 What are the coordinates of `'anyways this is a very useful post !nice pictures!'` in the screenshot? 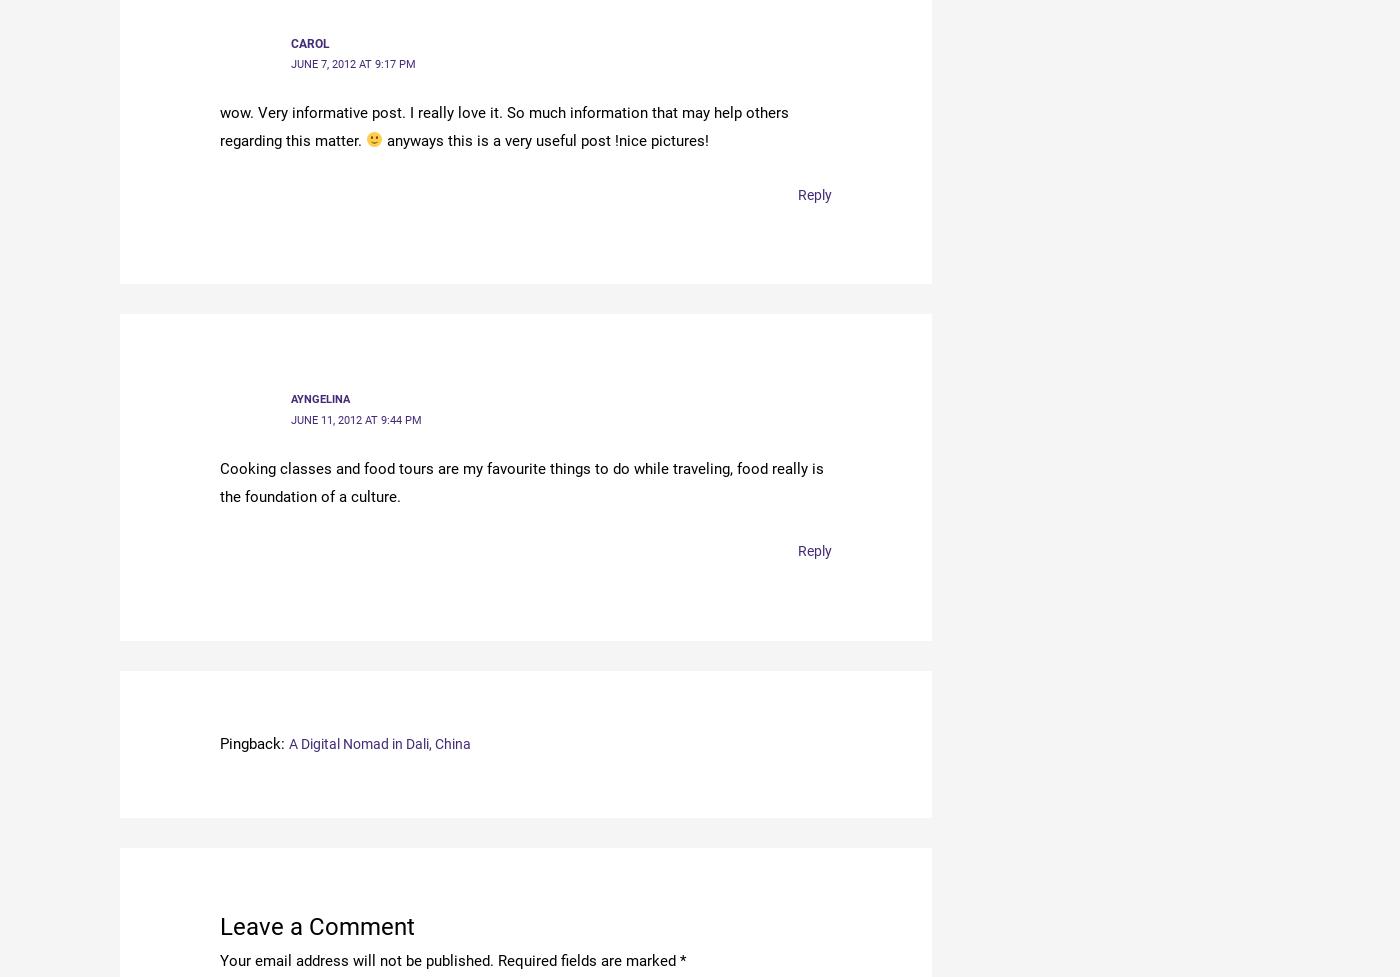 It's located at (546, 139).